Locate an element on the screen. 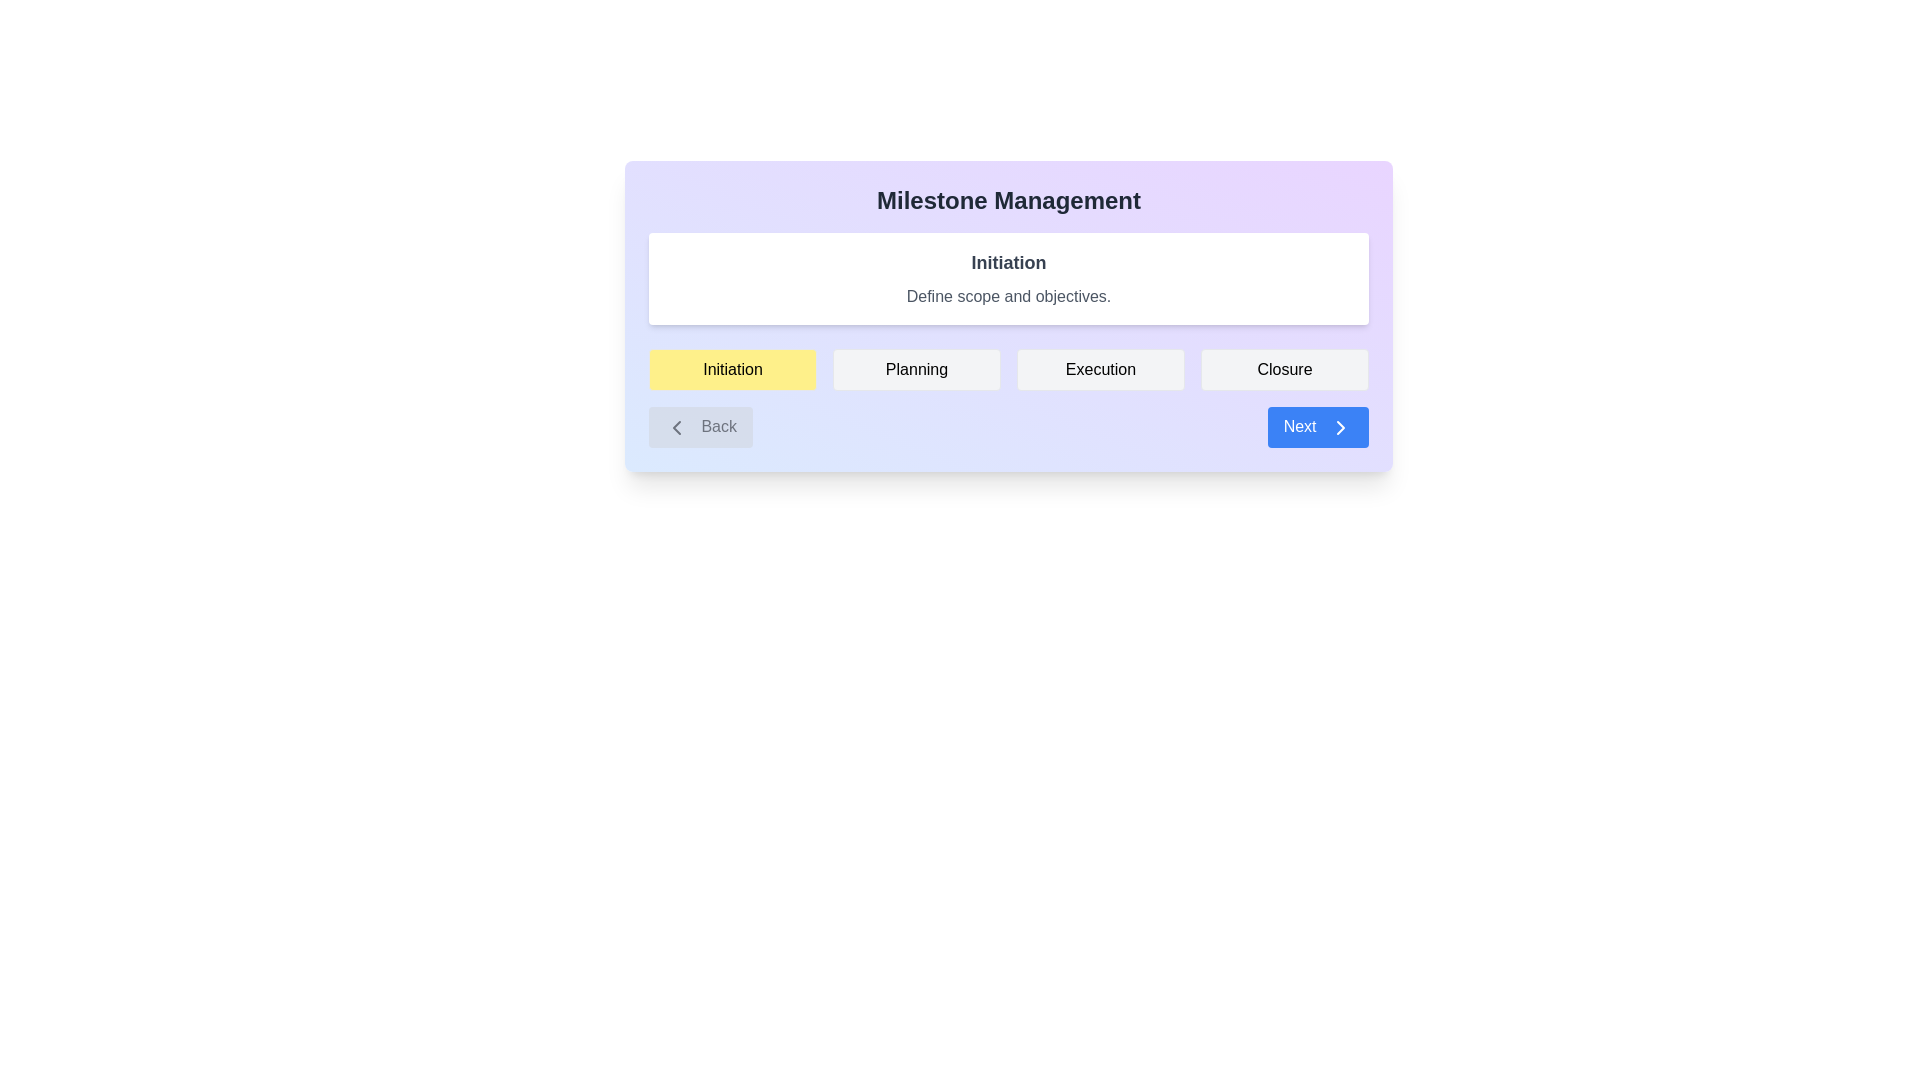 The image size is (1920, 1080). the milestone label 'Initiation' located at the top-center section of the milestone management interface to focus or select the stage represented is located at coordinates (732, 370).